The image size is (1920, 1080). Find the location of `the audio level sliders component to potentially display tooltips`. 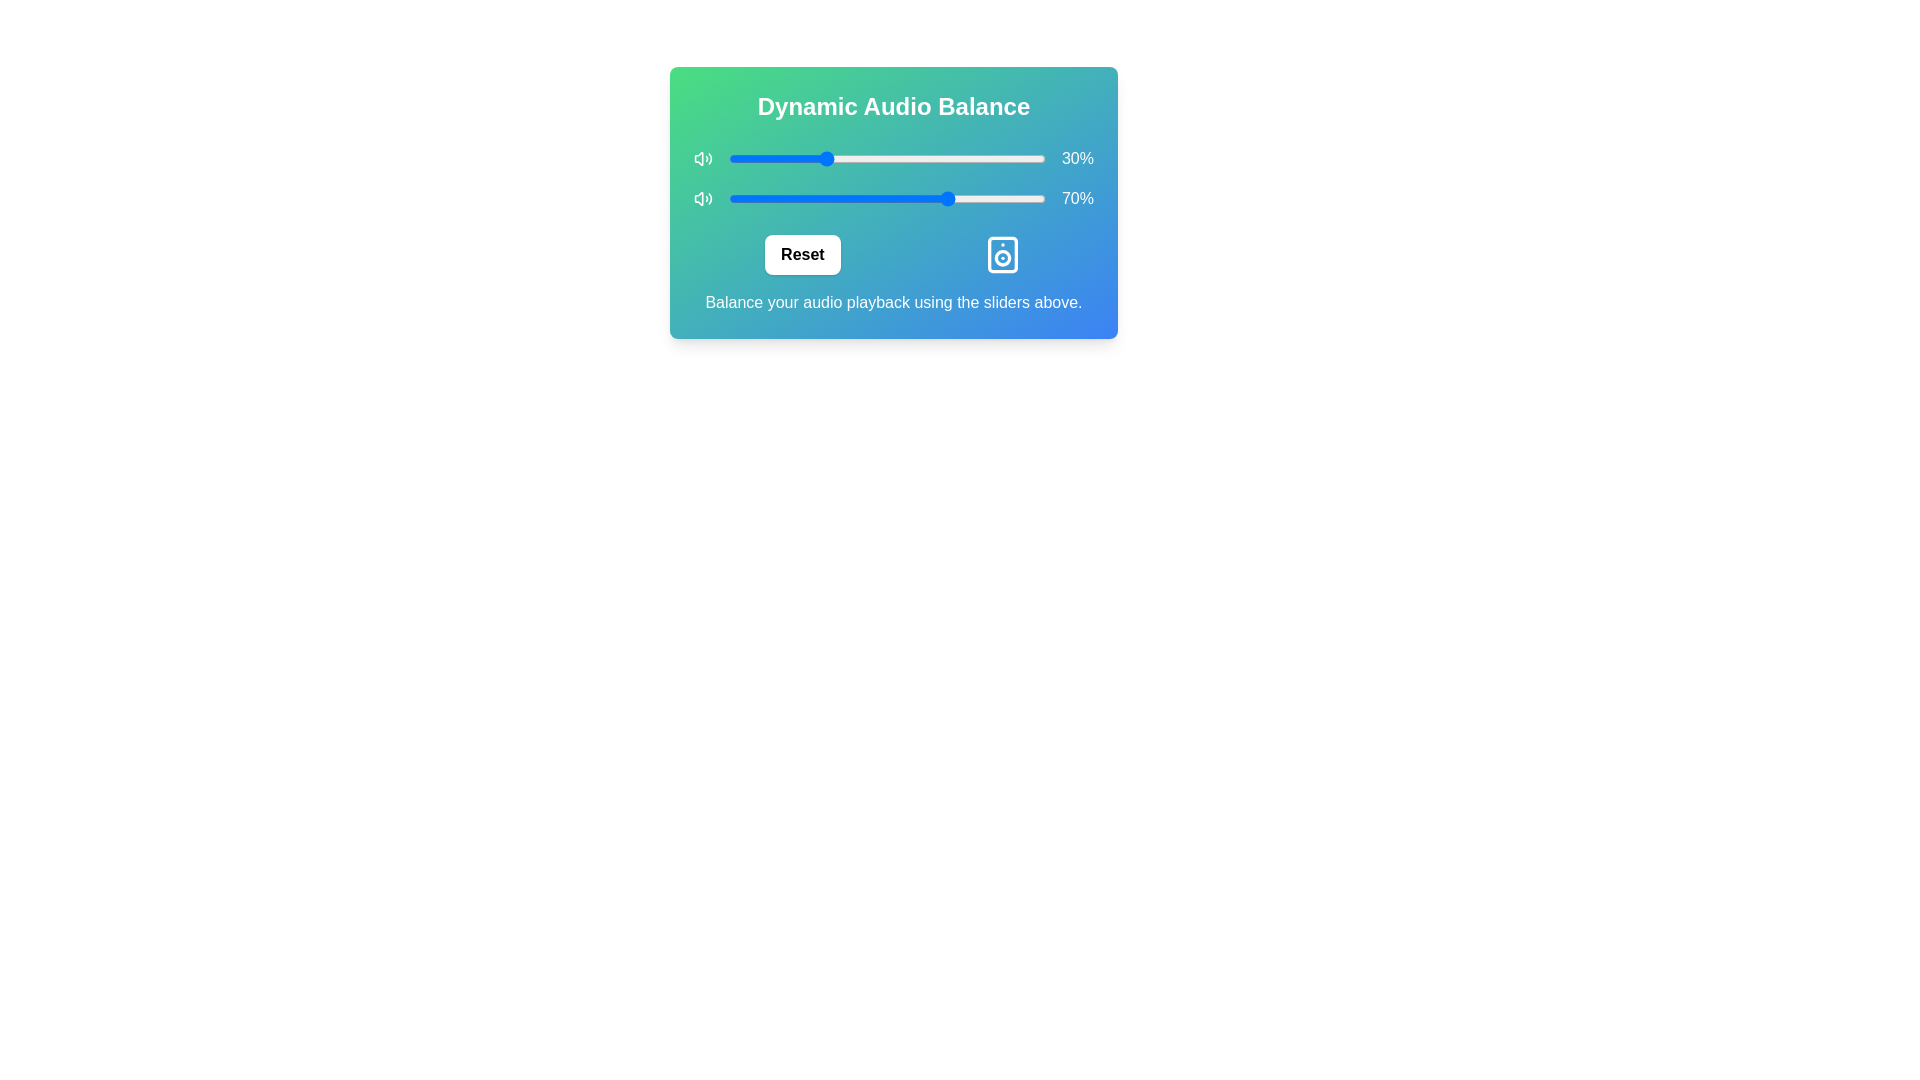

the audio level sliders component to potentially display tooltips is located at coordinates (892, 203).